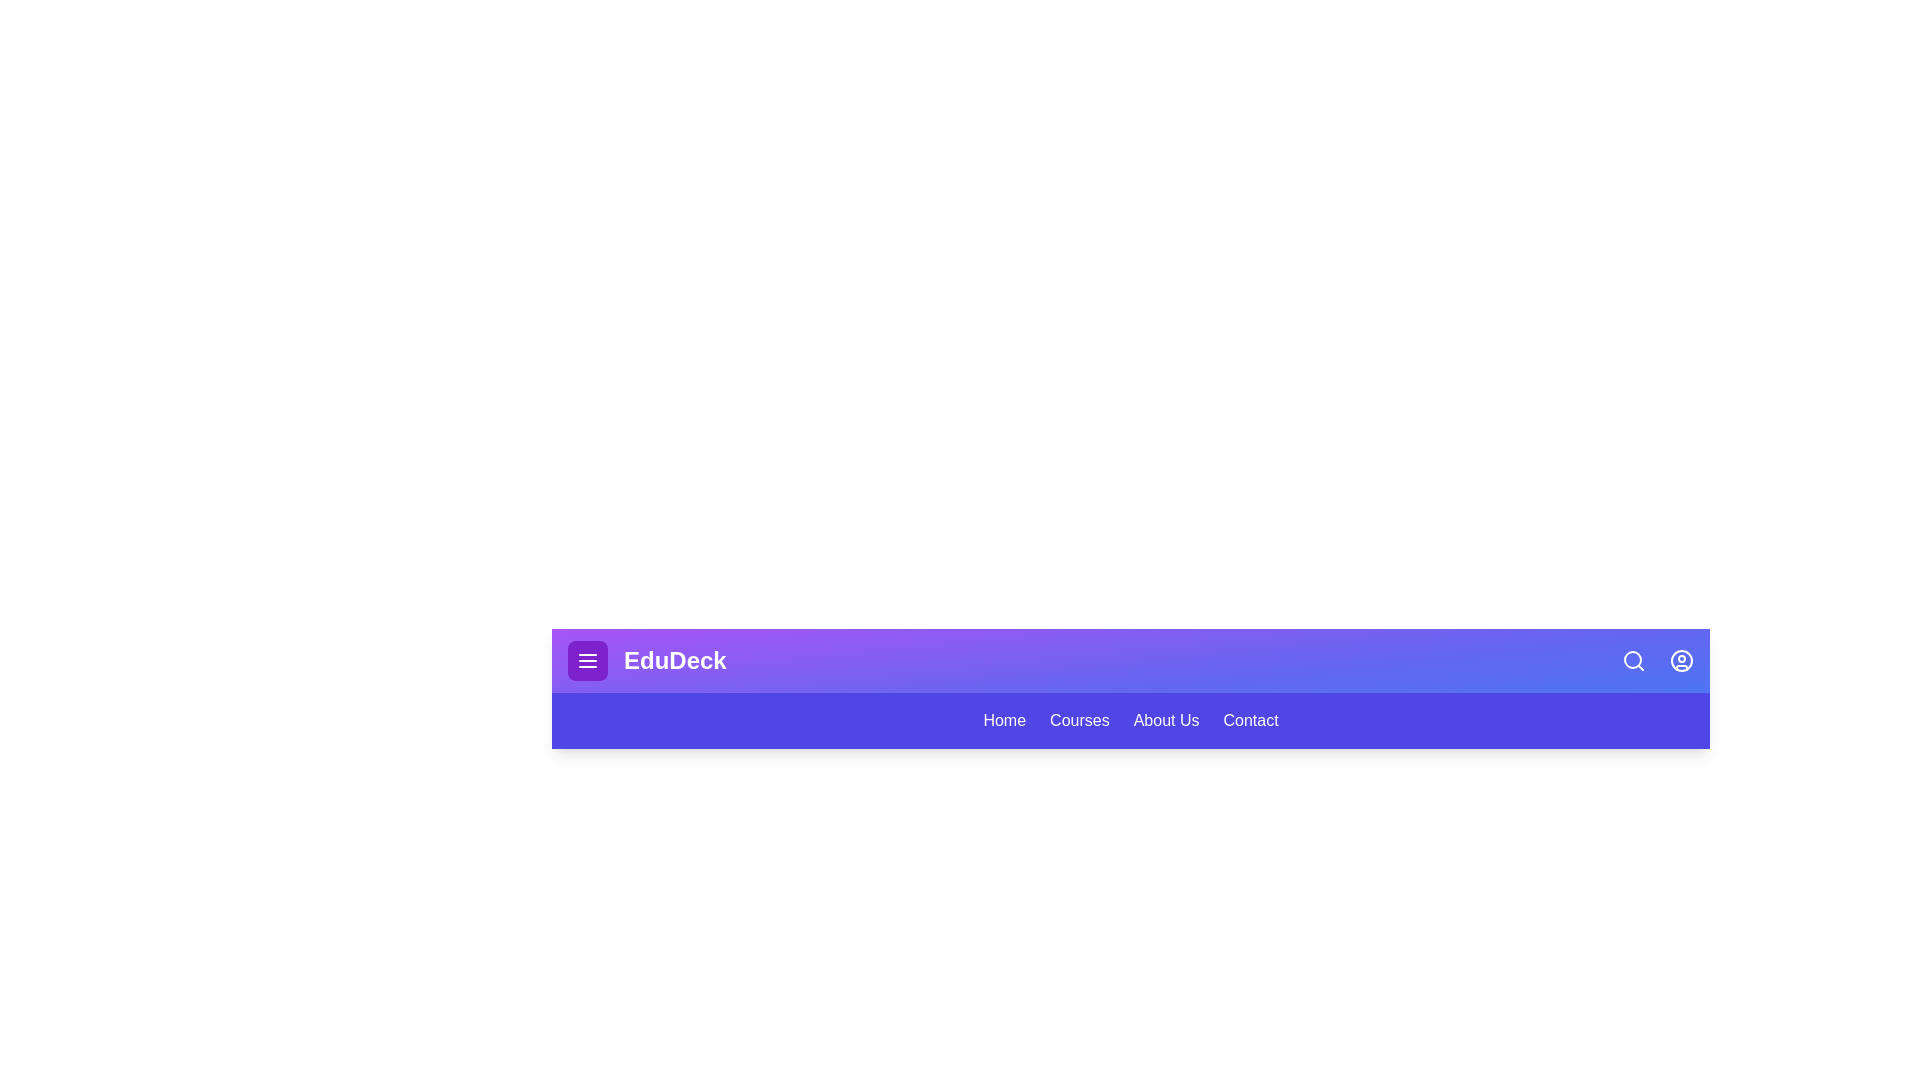 The width and height of the screenshot is (1920, 1080). I want to click on the search icon in the app bar, so click(1633, 660).